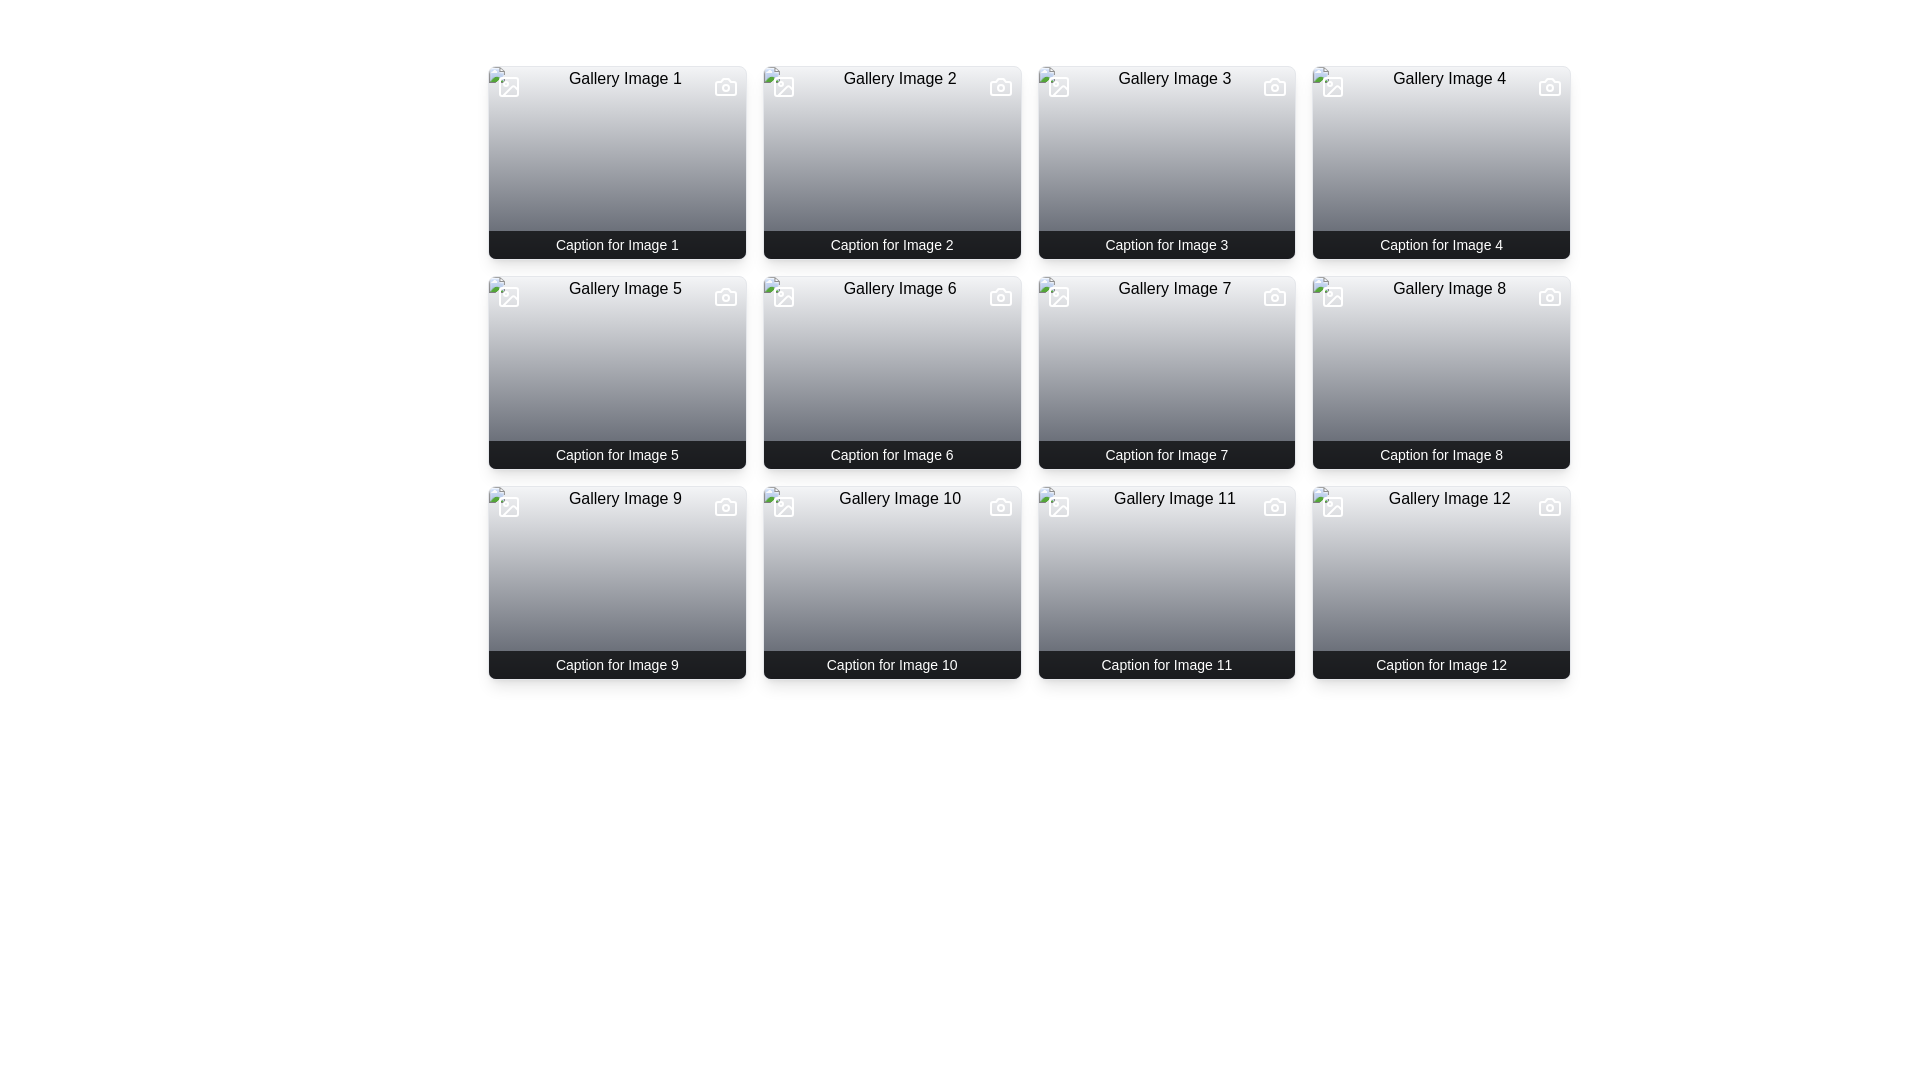 This screenshot has width=1920, height=1080. I want to click on the Decorative overlay that enhances the readability of other overlay elements in the 'Gallery Image 4' component, so click(1441, 161).